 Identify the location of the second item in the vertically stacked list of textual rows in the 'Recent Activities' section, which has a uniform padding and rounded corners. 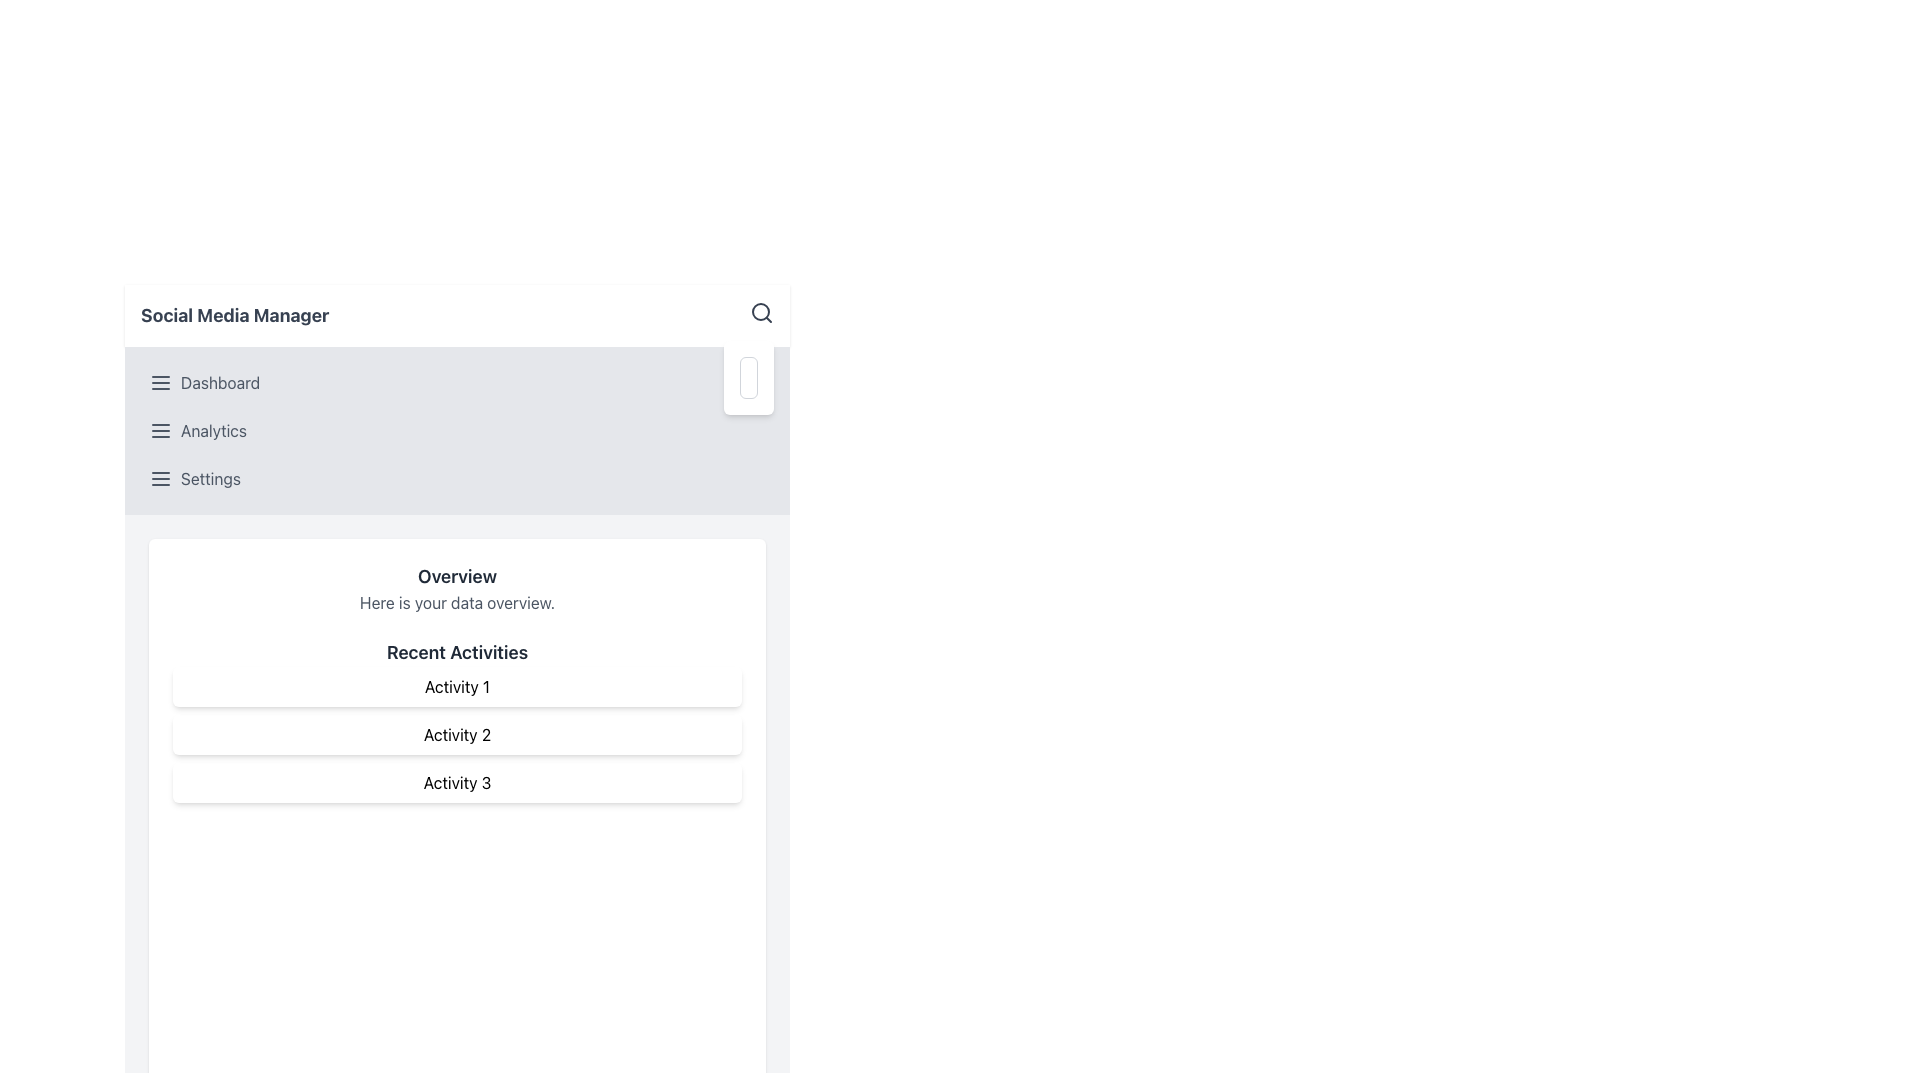
(456, 735).